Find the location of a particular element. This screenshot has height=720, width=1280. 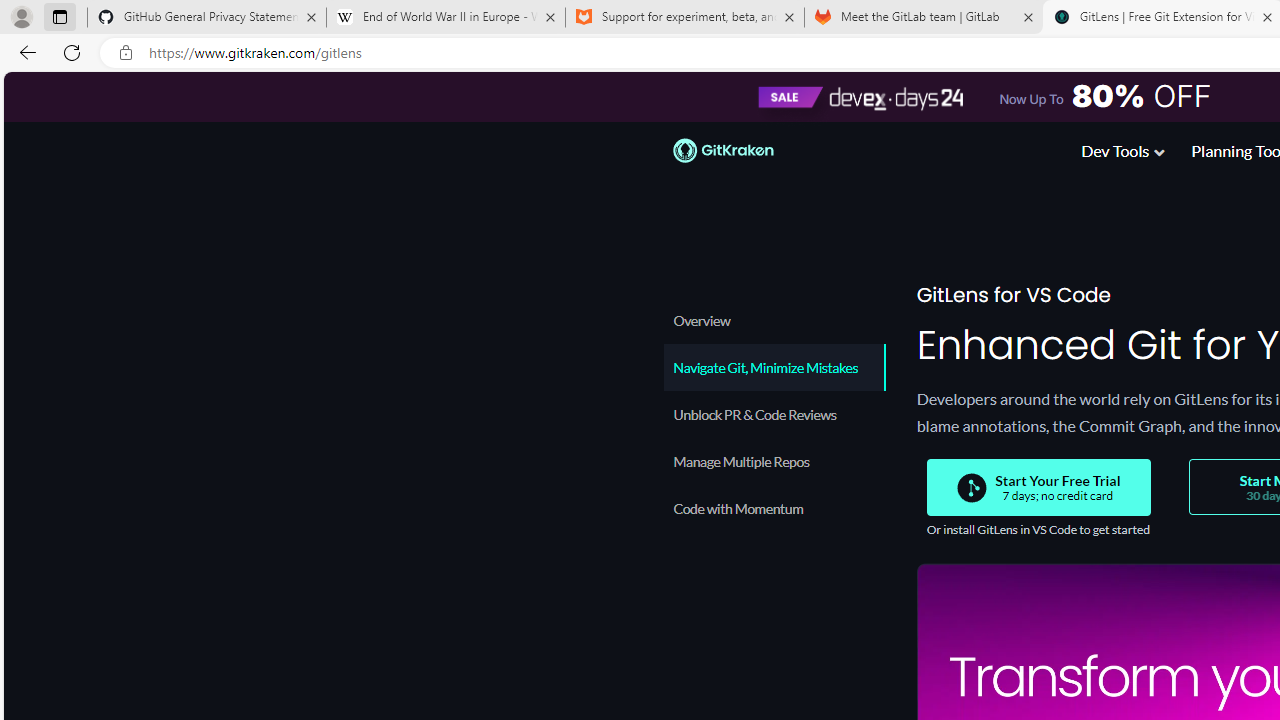

'End of World War II in Europe - Wikipedia' is located at coordinates (444, 17).